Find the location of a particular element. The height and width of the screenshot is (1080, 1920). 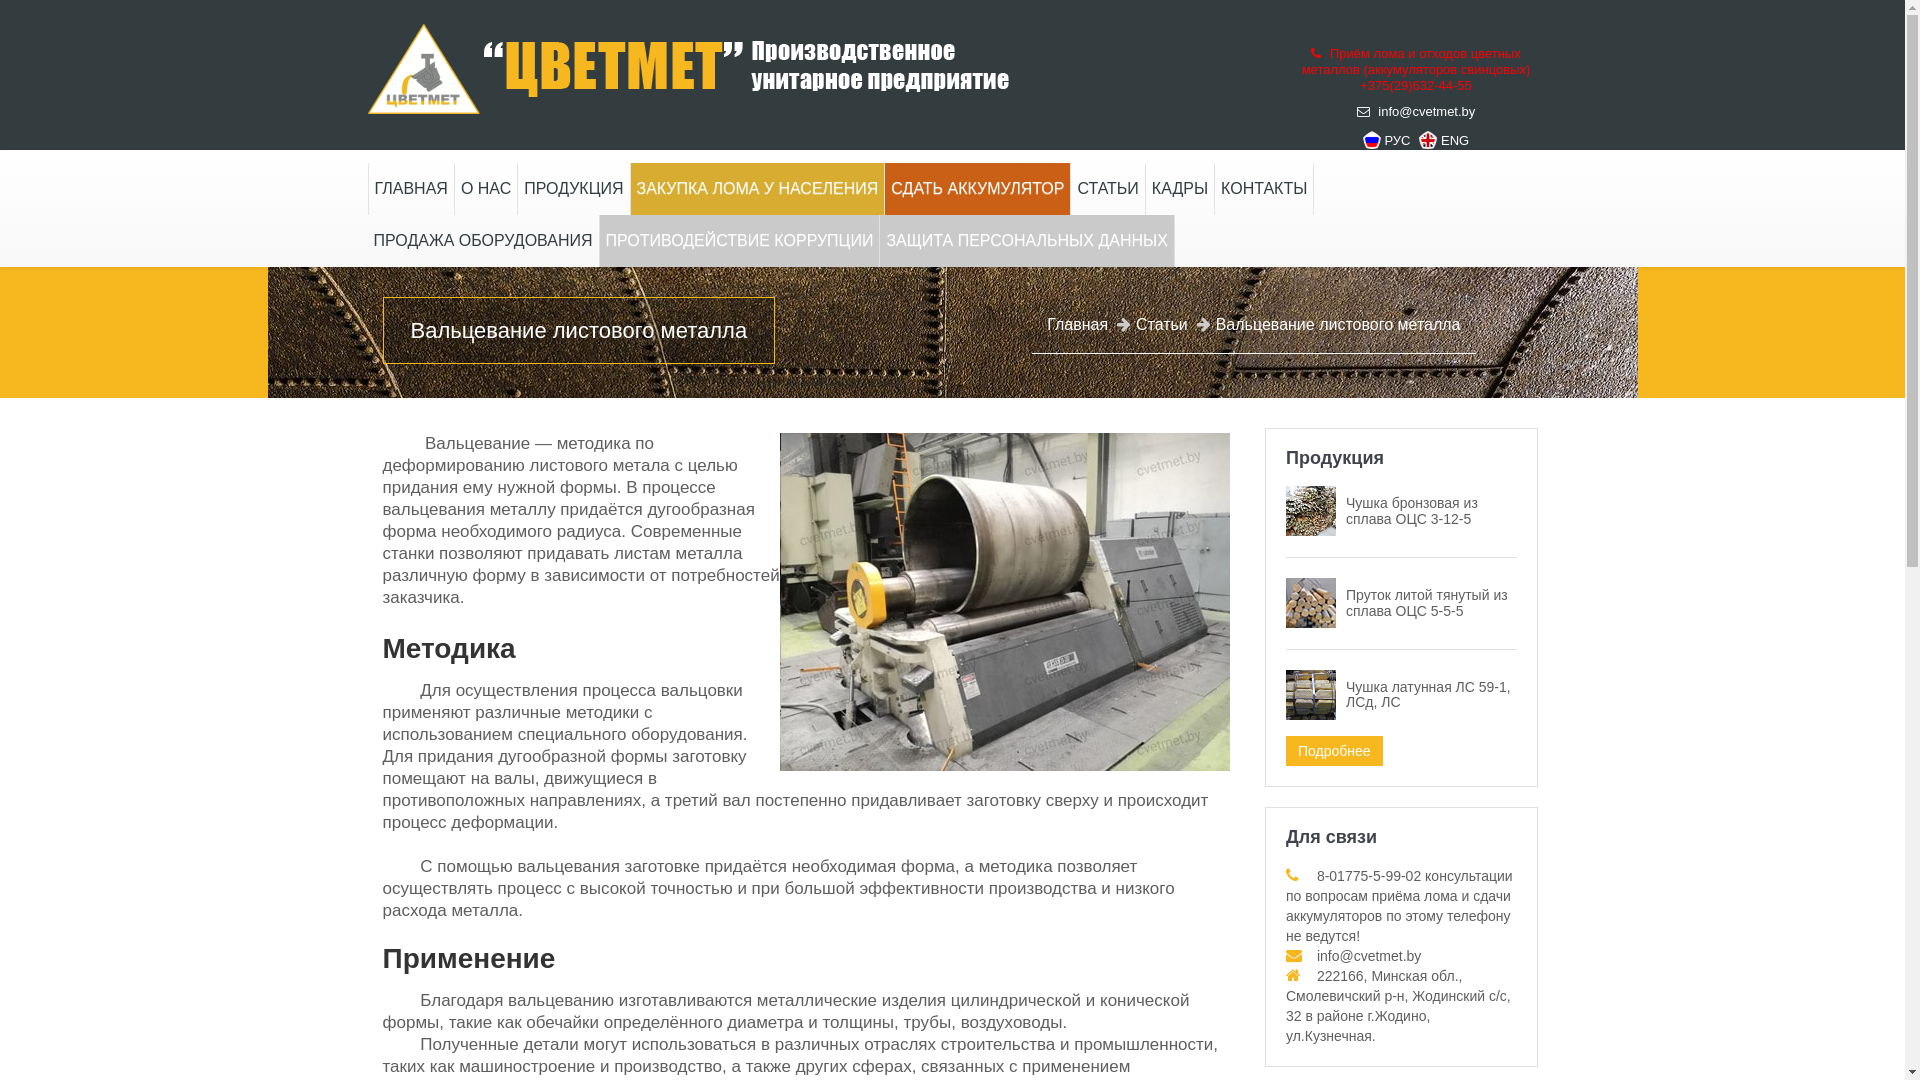

'ENG' is located at coordinates (1444, 141).